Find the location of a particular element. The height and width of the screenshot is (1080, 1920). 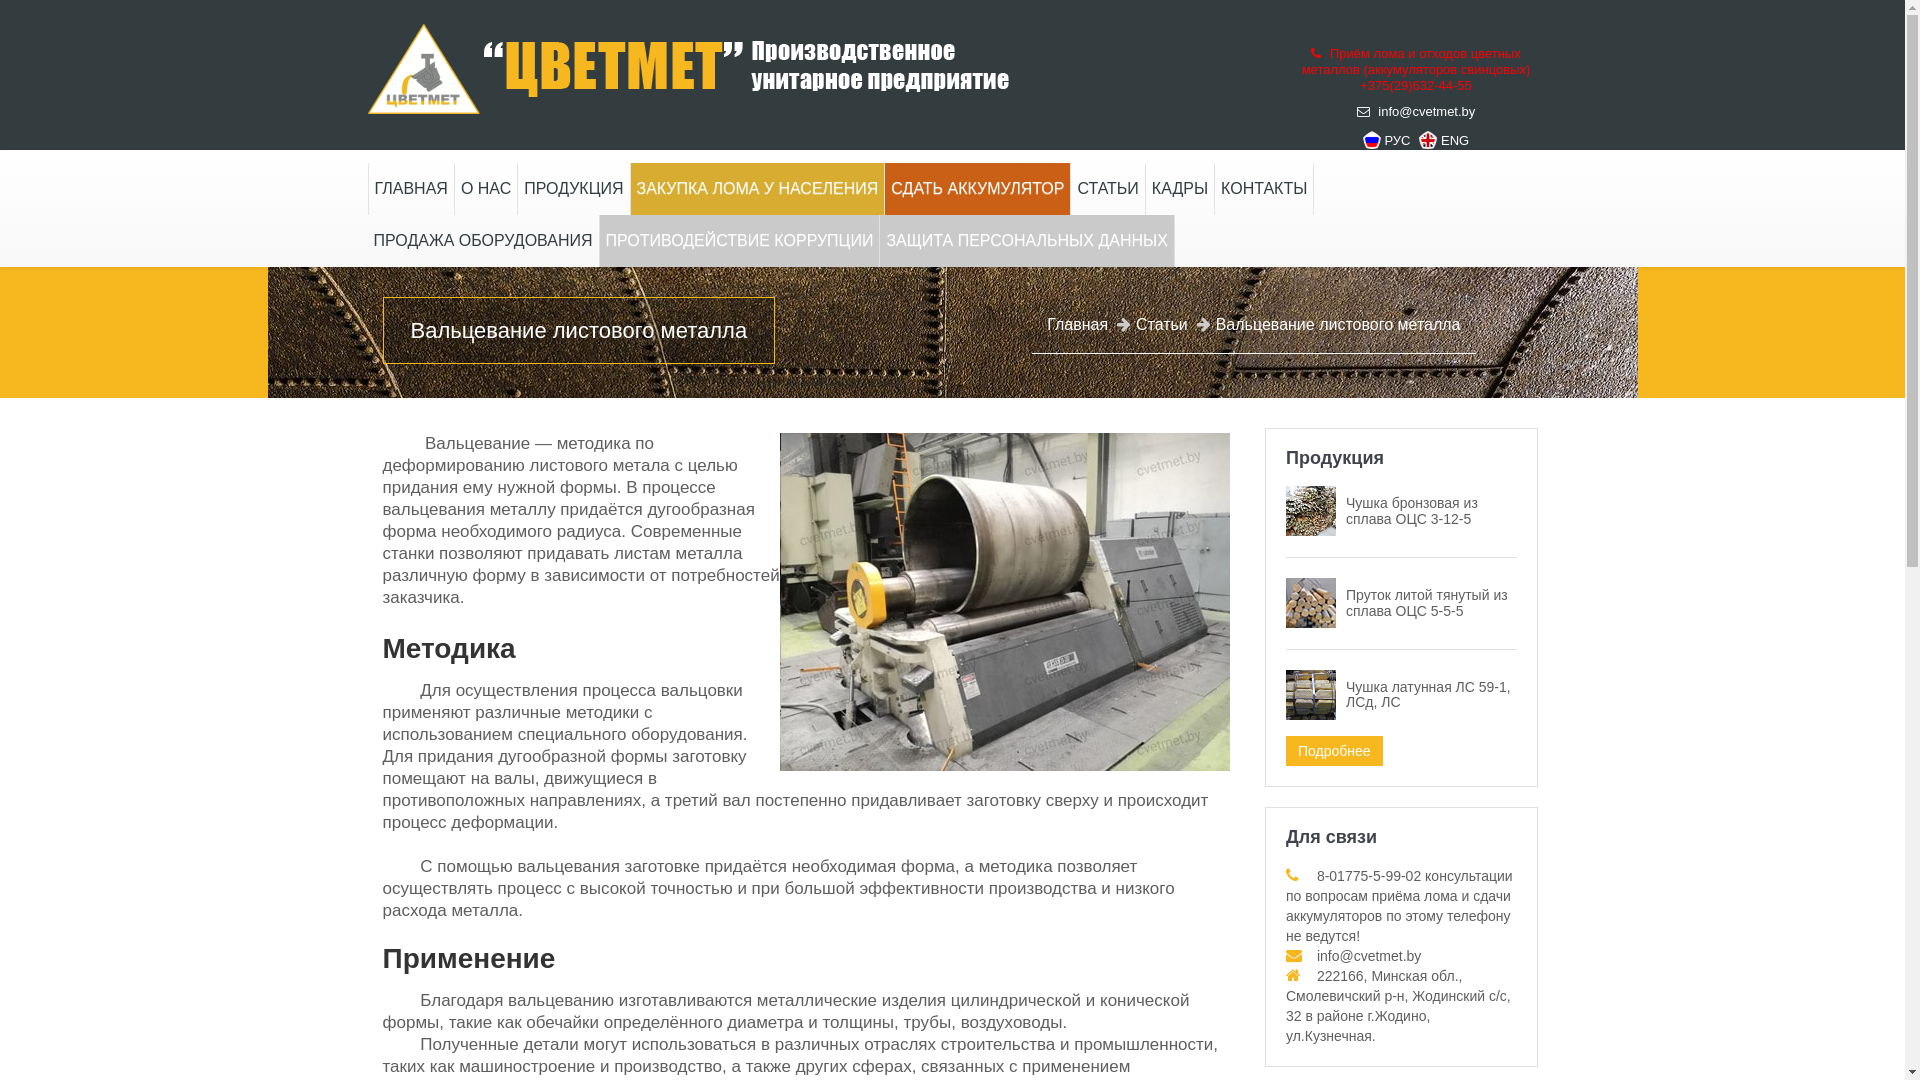

'ENG' is located at coordinates (1444, 141).